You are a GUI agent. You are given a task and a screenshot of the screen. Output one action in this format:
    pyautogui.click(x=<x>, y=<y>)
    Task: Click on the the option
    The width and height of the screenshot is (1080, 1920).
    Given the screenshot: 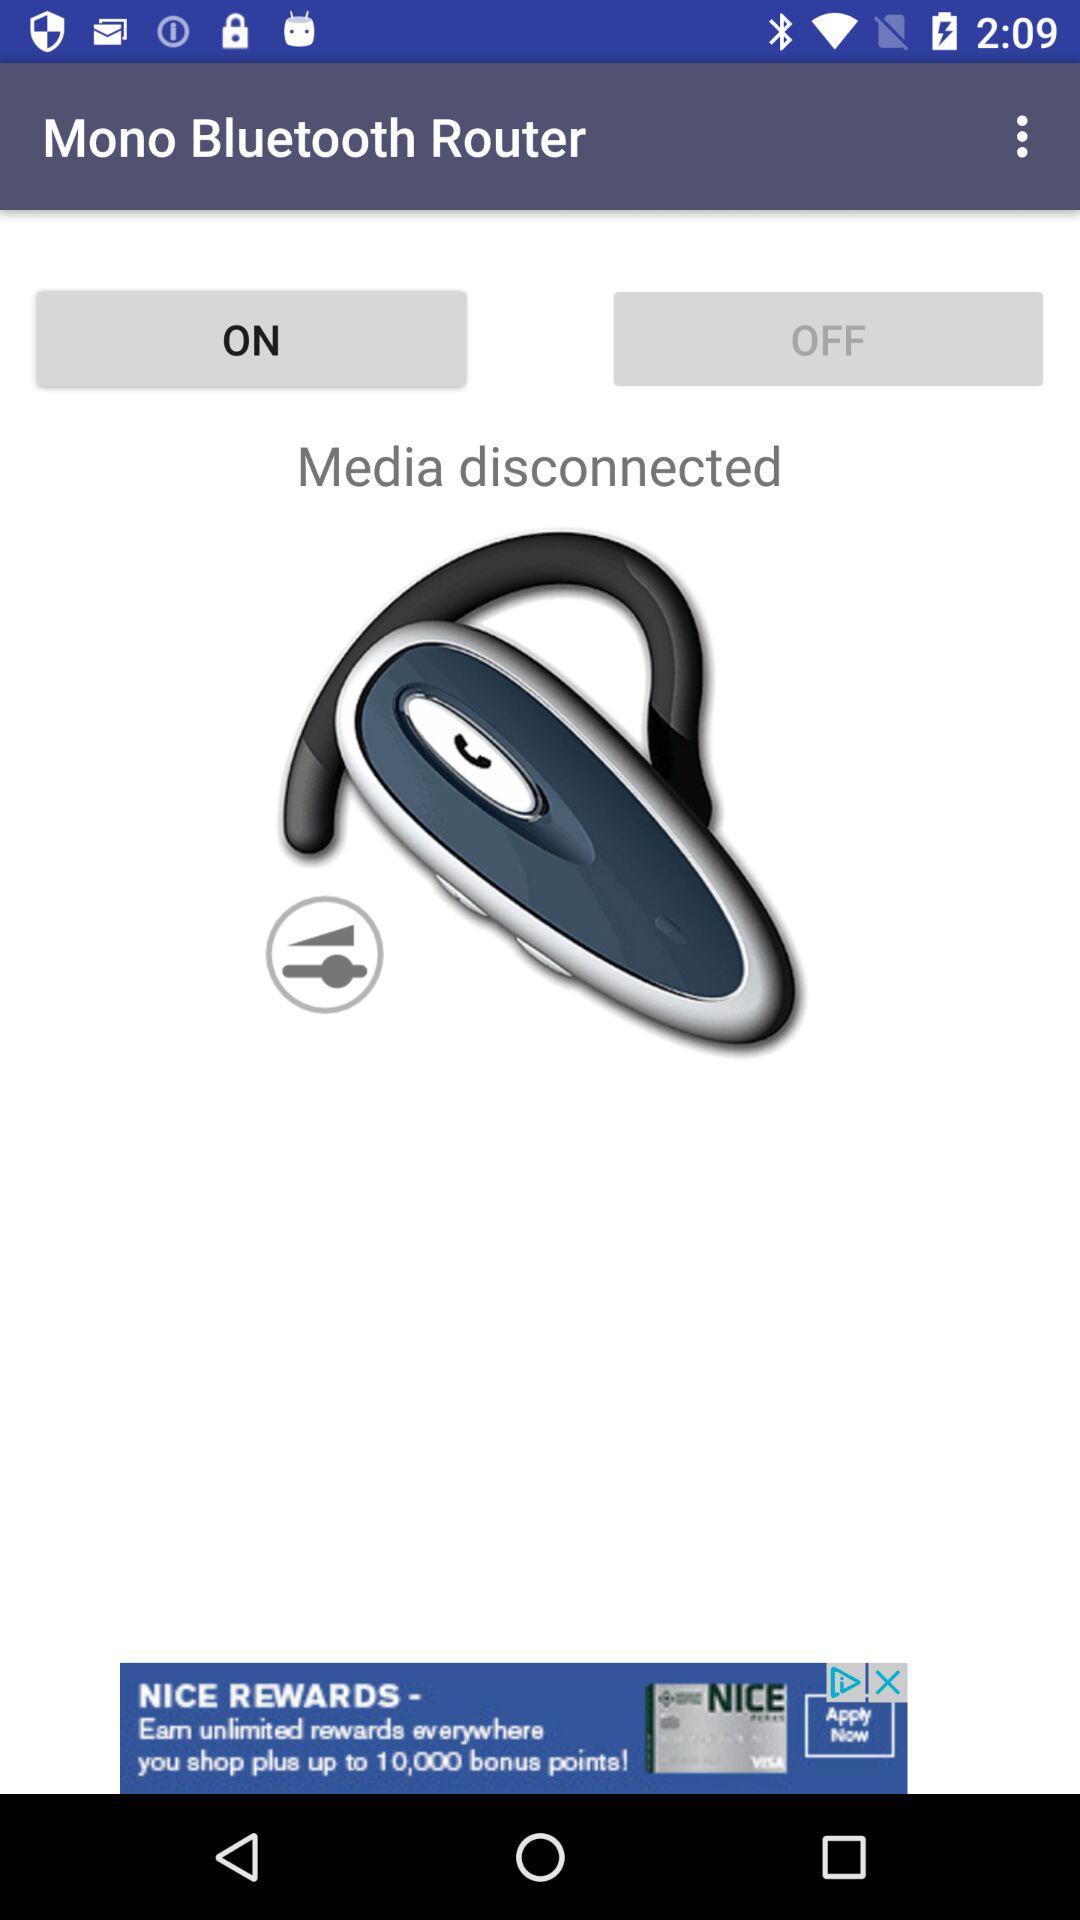 What is the action you would take?
    pyautogui.click(x=540, y=1727)
    